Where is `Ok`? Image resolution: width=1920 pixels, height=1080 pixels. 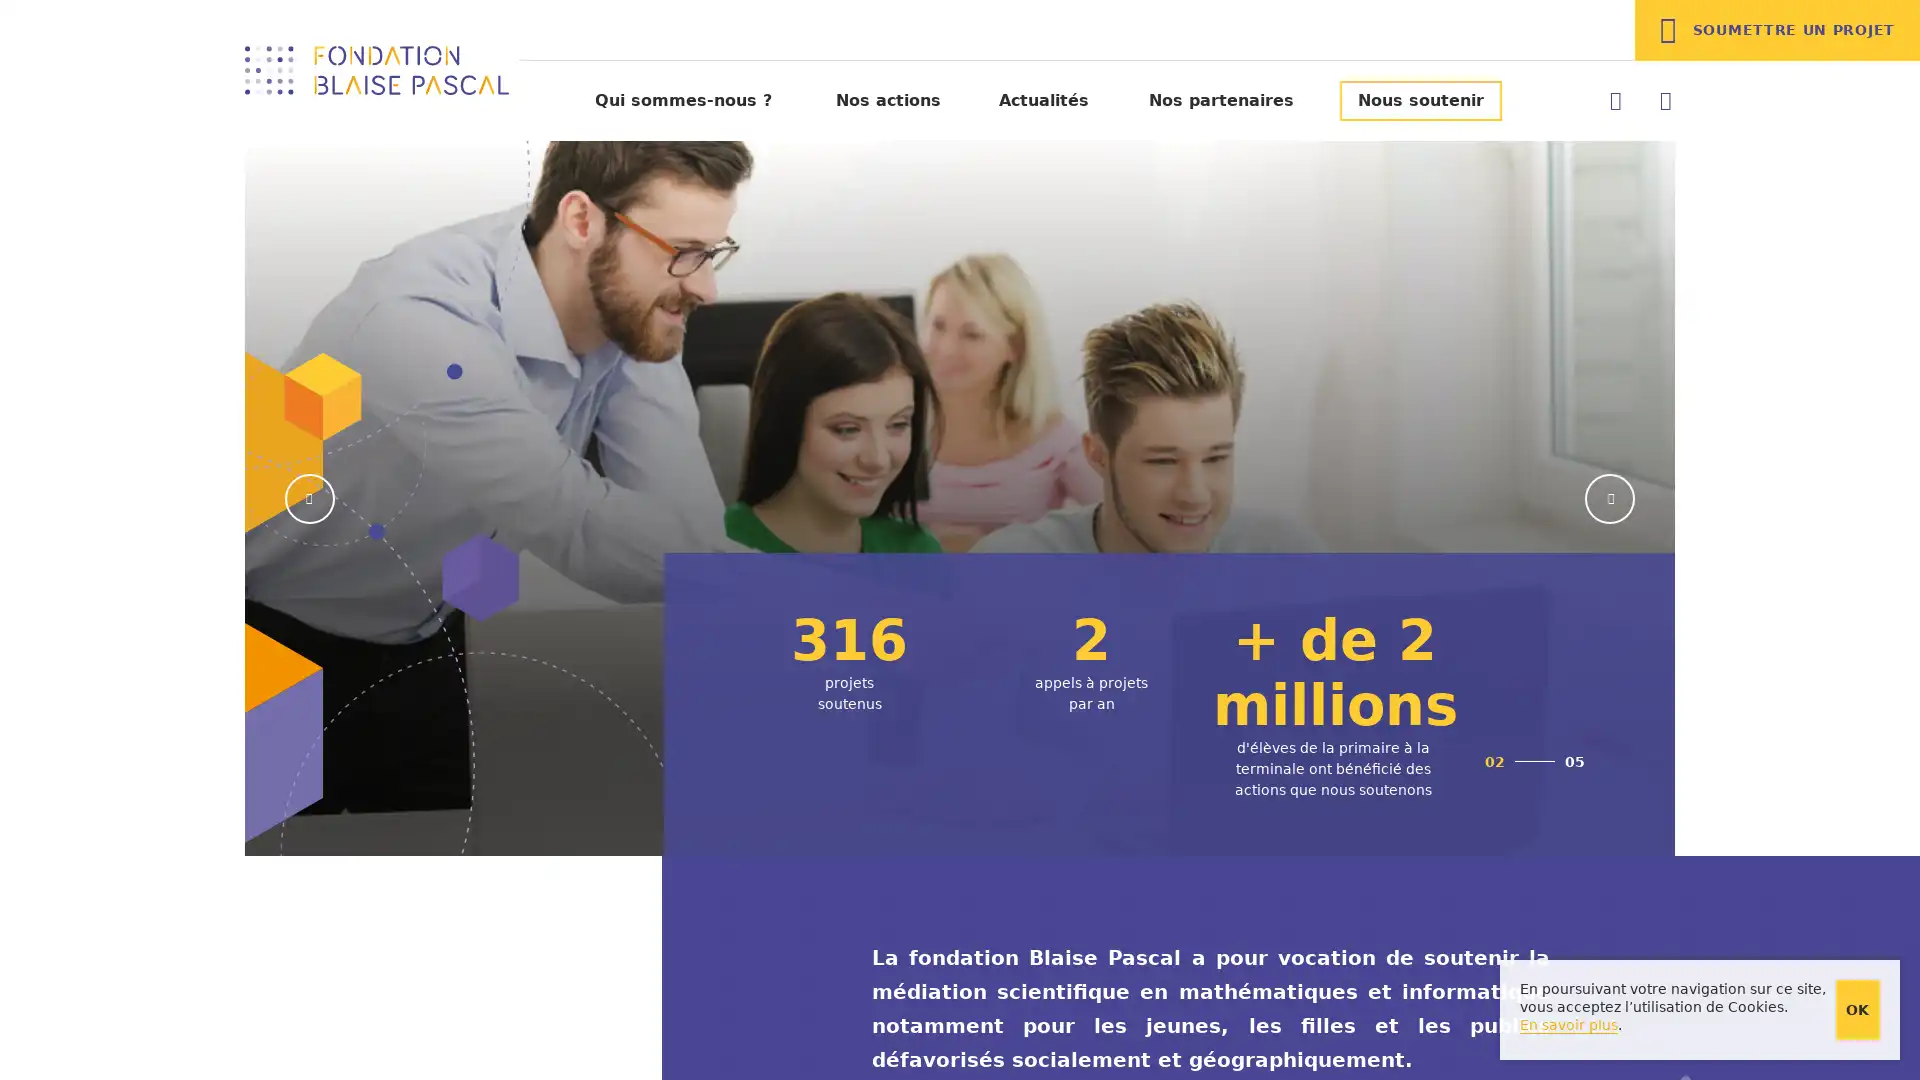 Ok is located at coordinates (1856, 1010).